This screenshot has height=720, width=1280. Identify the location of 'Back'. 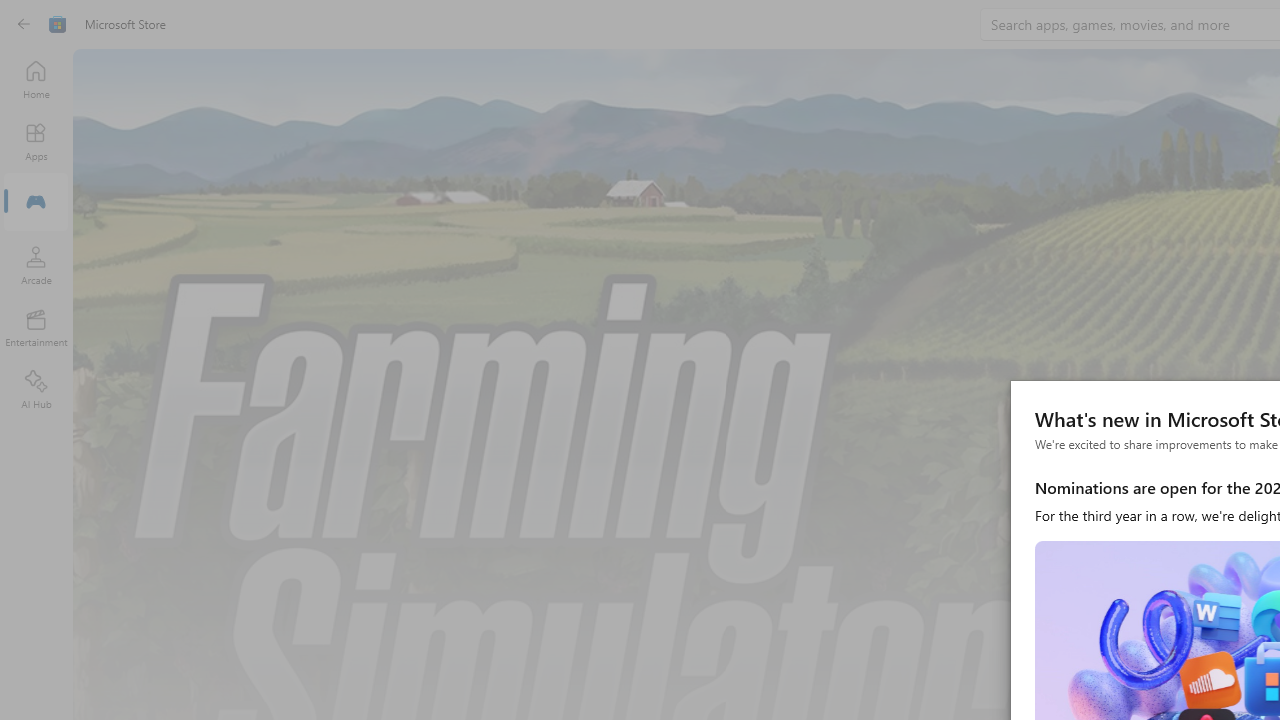
(24, 24).